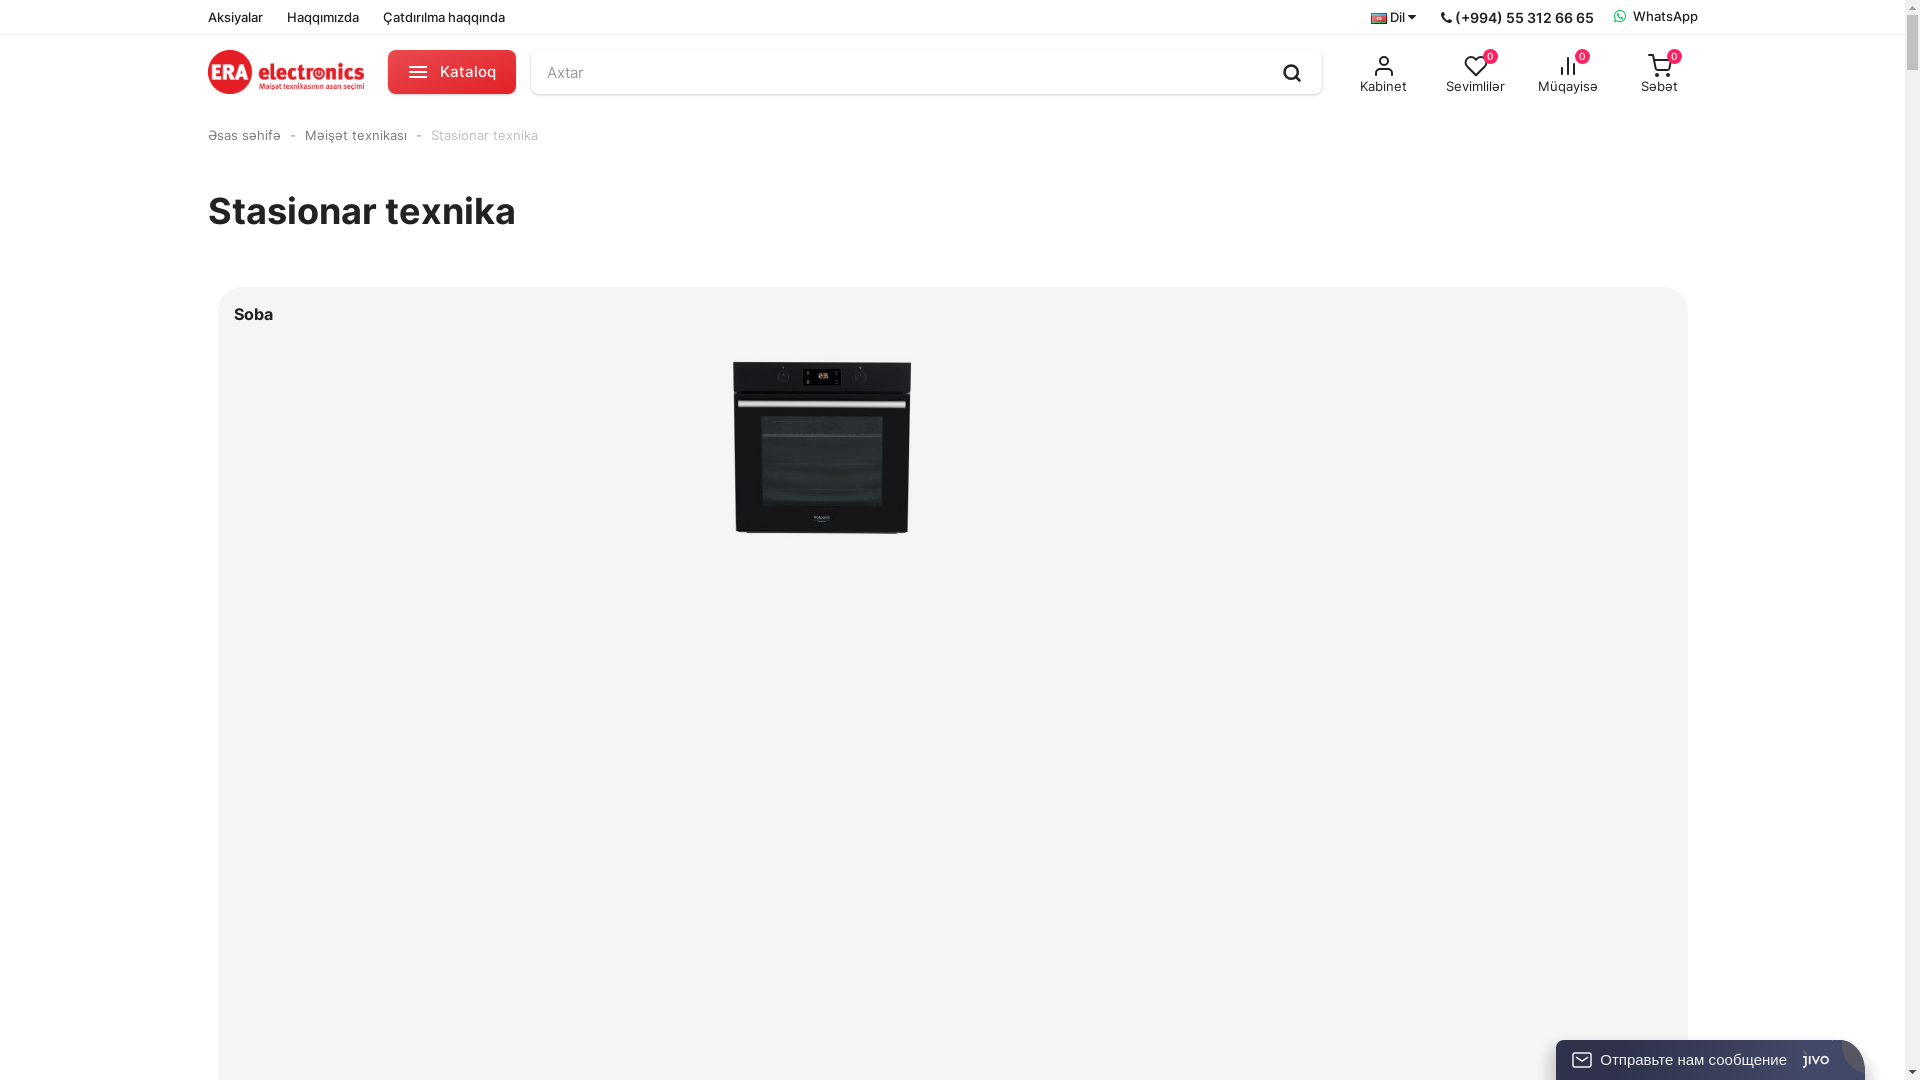 The height and width of the screenshot is (1080, 1920). What do you see at coordinates (235, 16) in the screenshot?
I see `'Aksiyalar'` at bounding box center [235, 16].